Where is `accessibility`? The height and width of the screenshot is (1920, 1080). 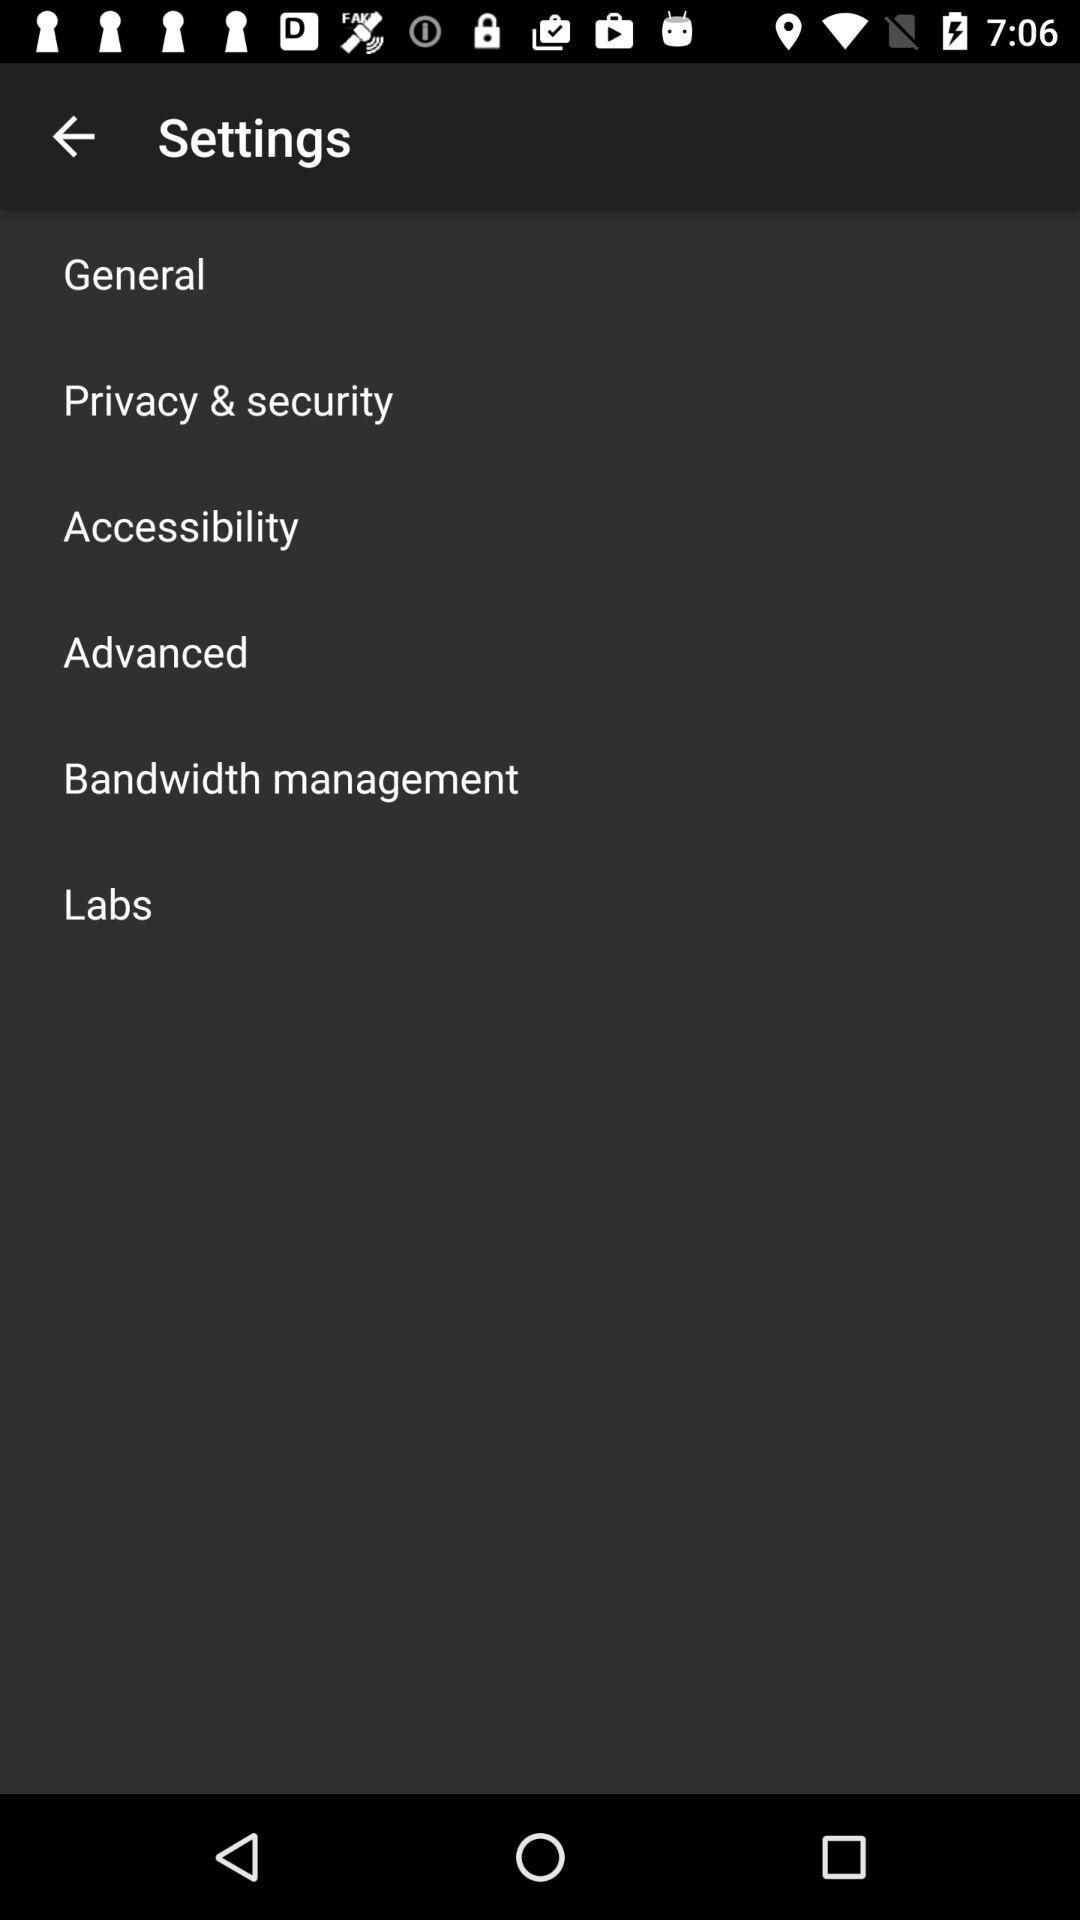 accessibility is located at coordinates (181, 524).